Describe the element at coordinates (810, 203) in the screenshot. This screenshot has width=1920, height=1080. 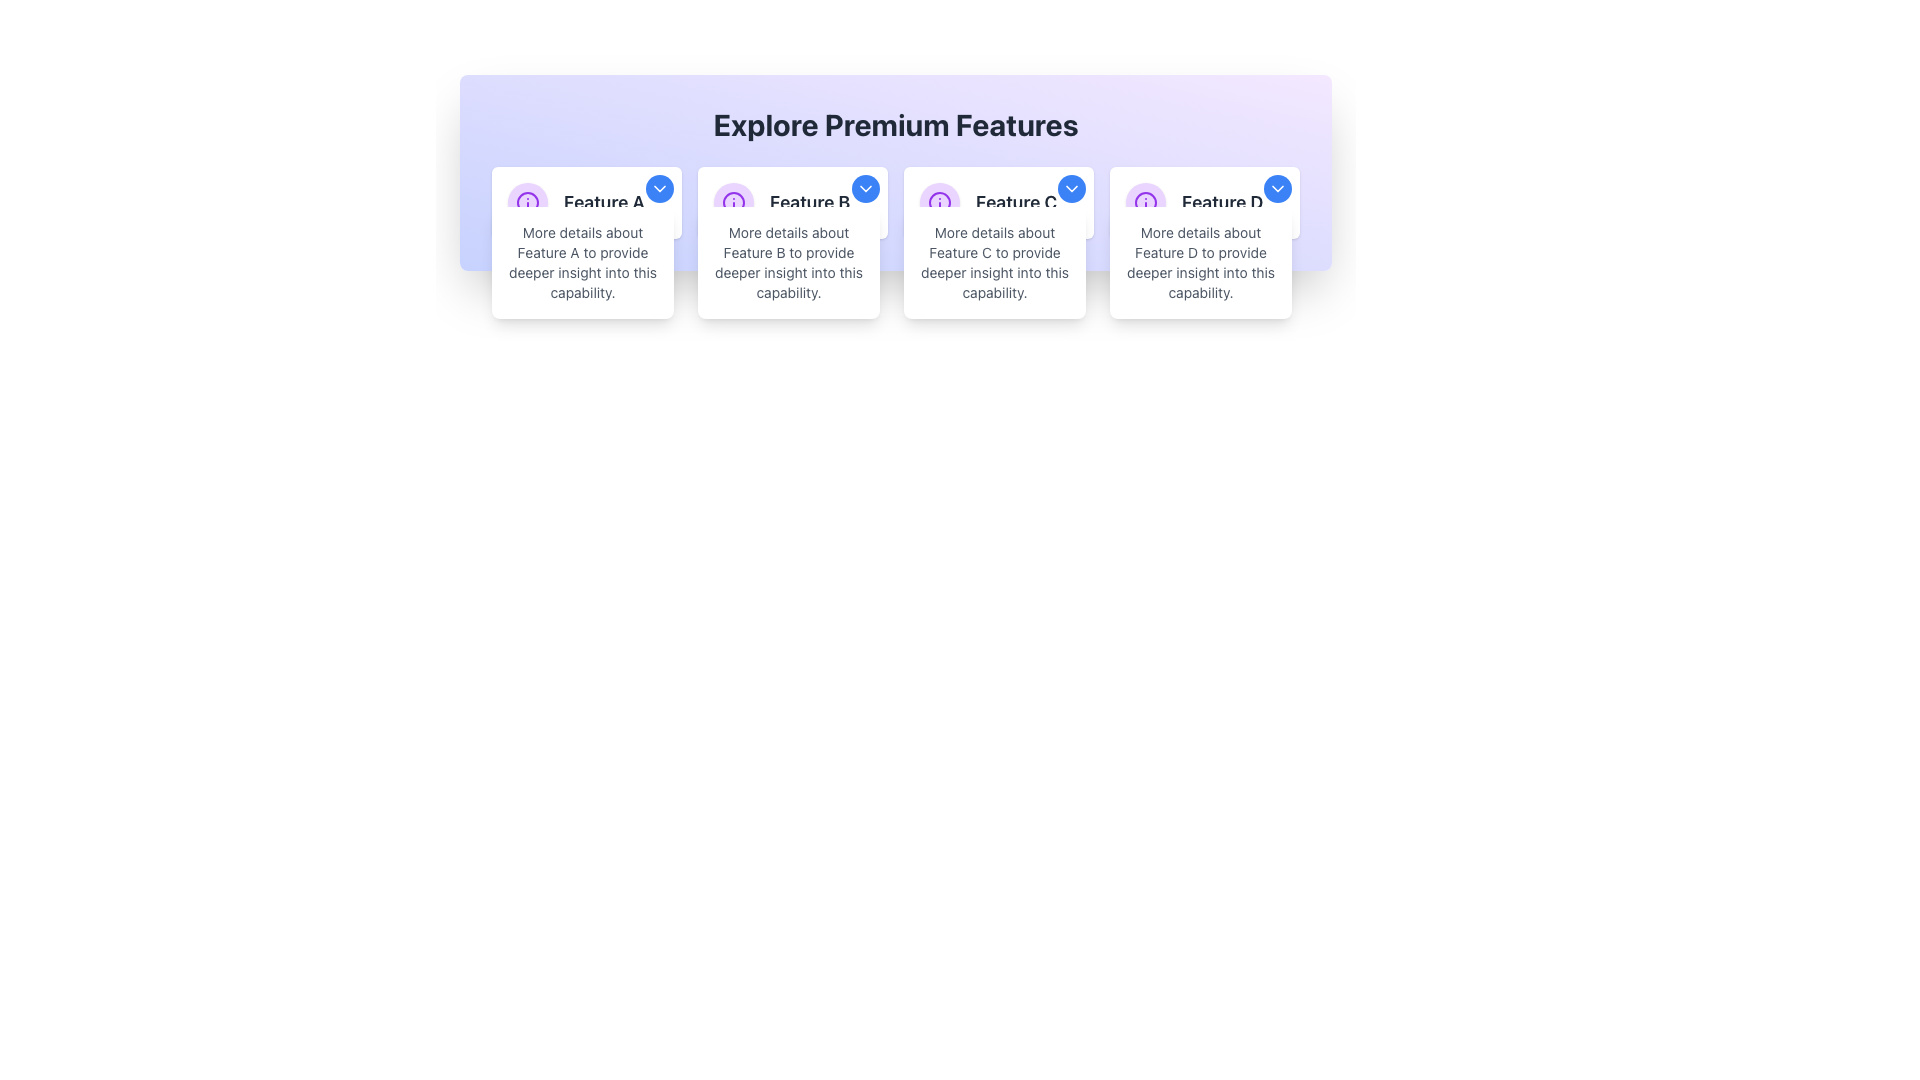
I see `the text label displaying 'Feature B', which is styled with a bold font and dark gray color, located under 'Explore Premium Features' and between 'Feature A' and 'Feature C'` at that location.